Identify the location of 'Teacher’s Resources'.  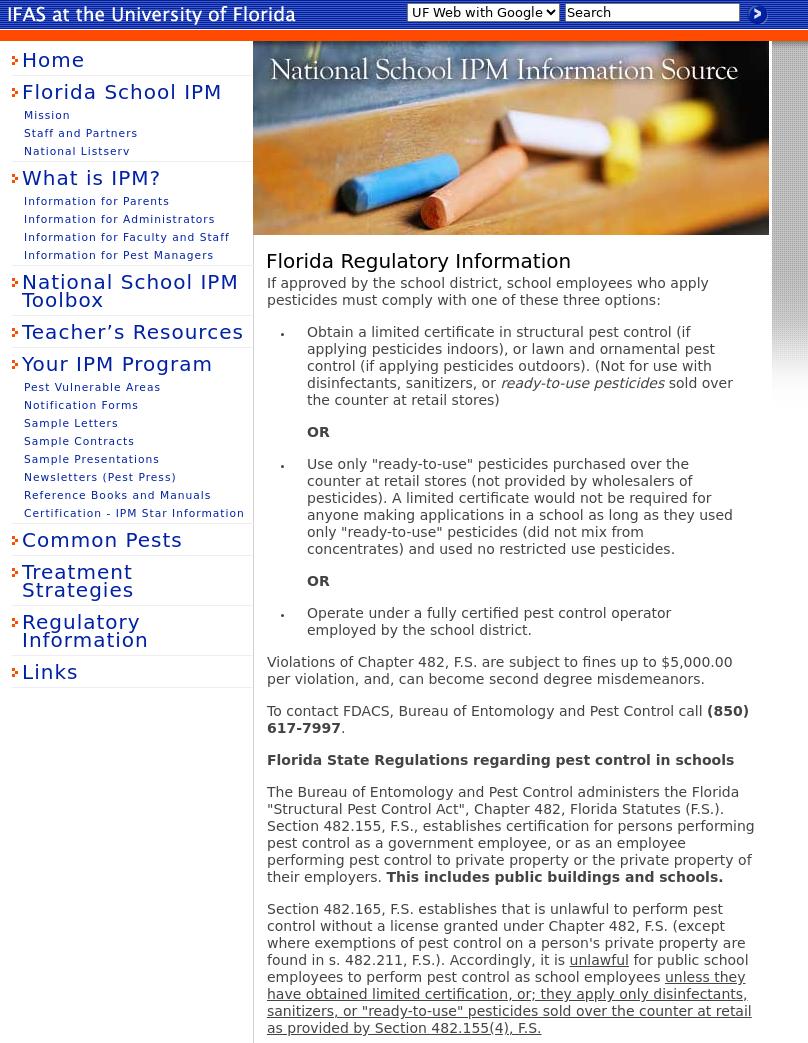
(131, 330).